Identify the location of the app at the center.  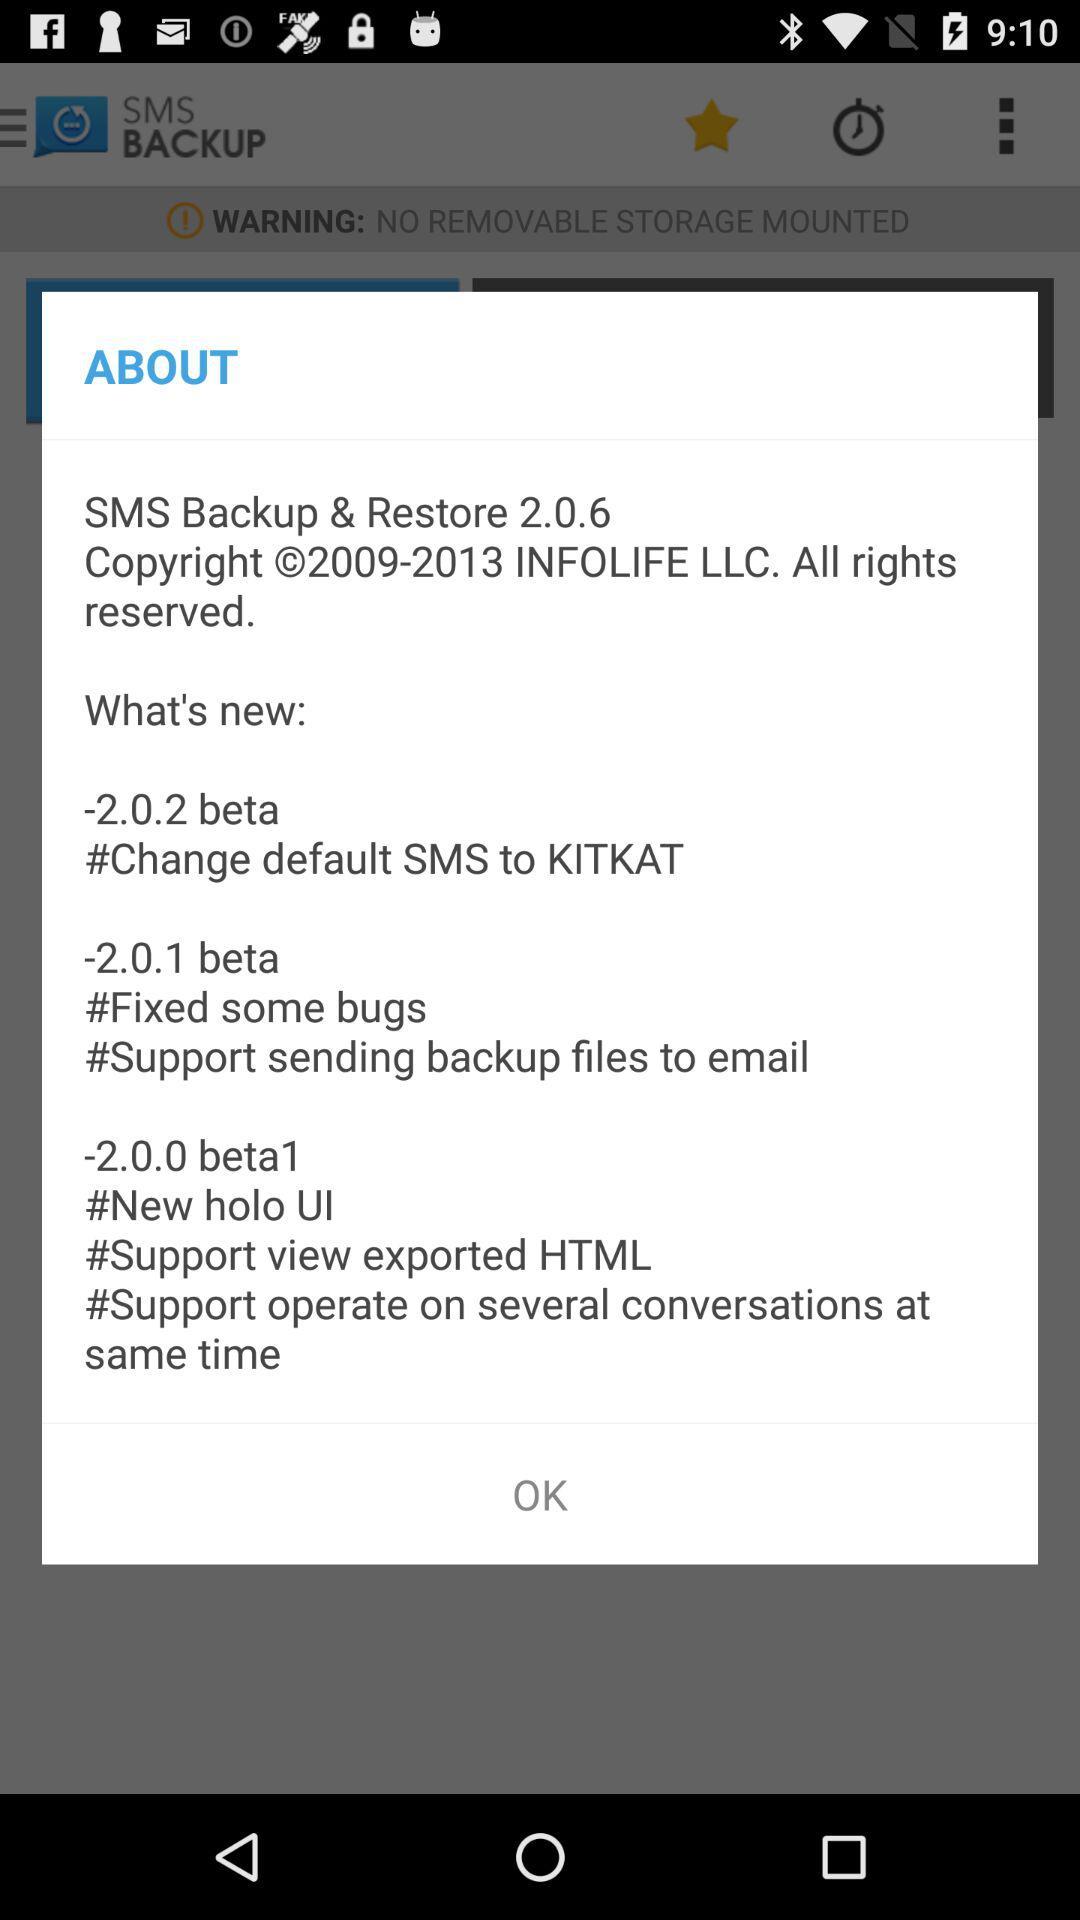
(540, 930).